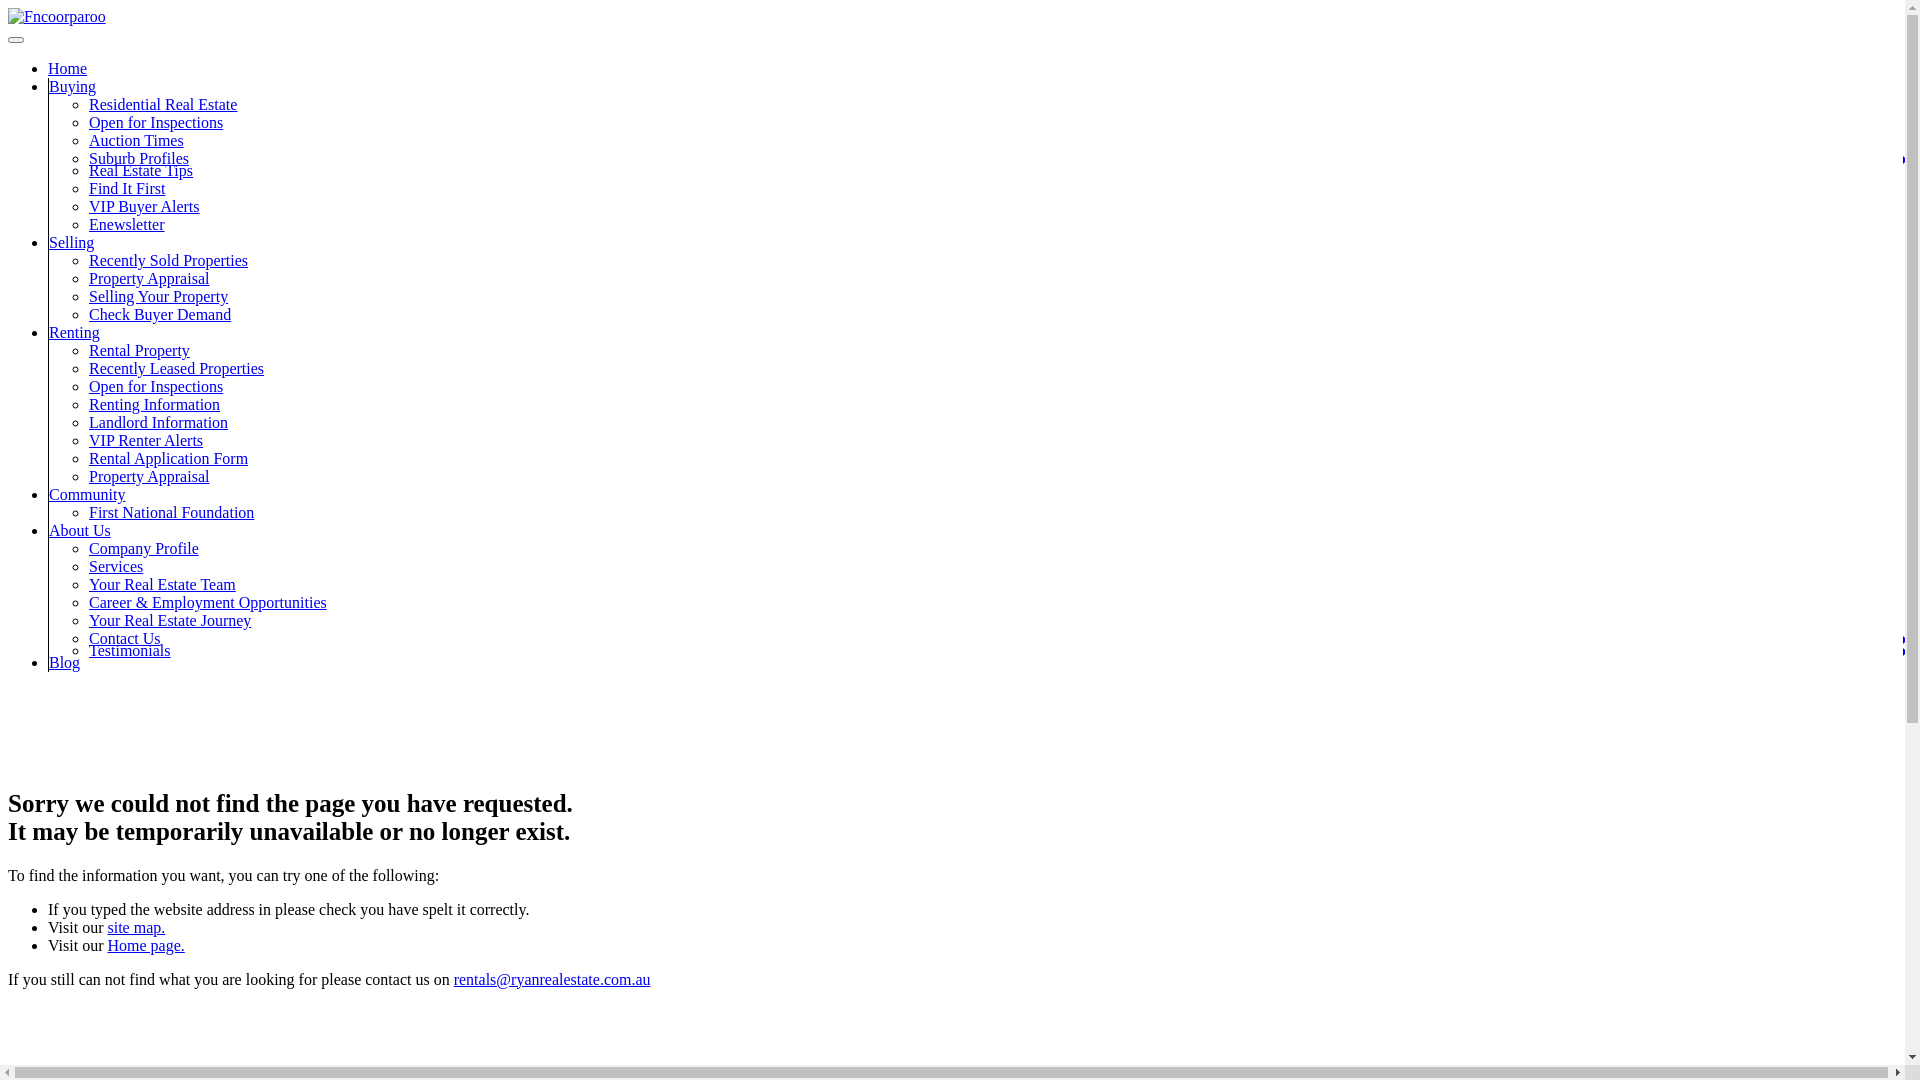 This screenshot has height=1080, width=1920. I want to click on 'Career & Employment Opportunities', so click(207, 601).